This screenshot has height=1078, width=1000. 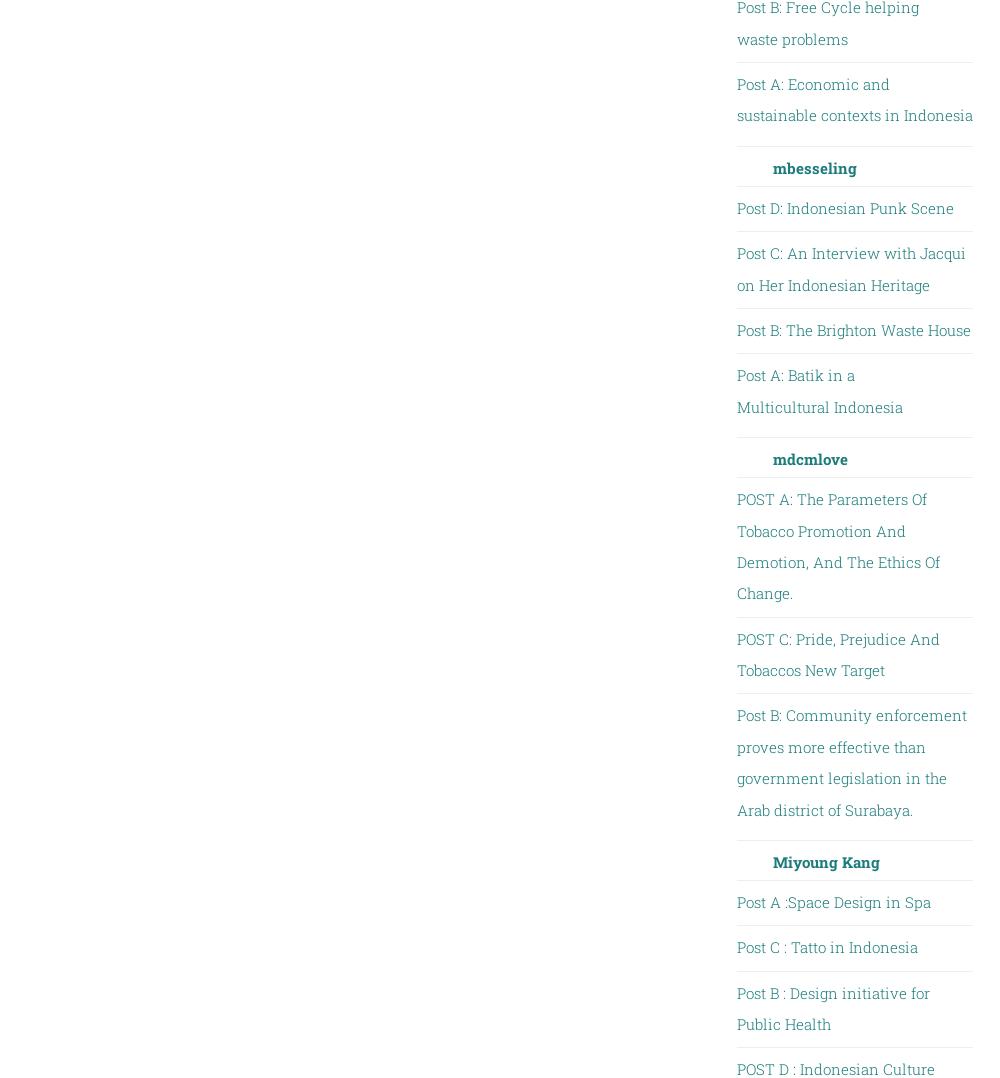 I want to click on 'Miyoung Kang', so click(x=824, y=859).